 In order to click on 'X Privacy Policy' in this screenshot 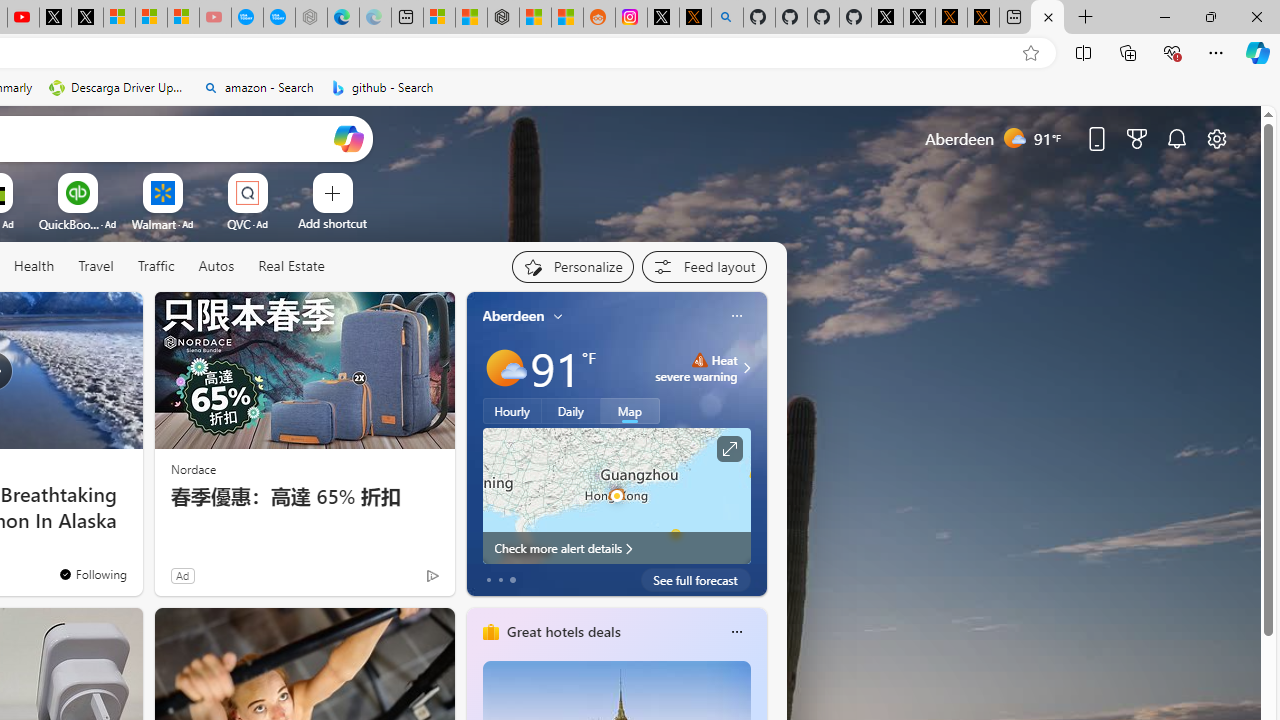, I will do `click(983, 17)`.